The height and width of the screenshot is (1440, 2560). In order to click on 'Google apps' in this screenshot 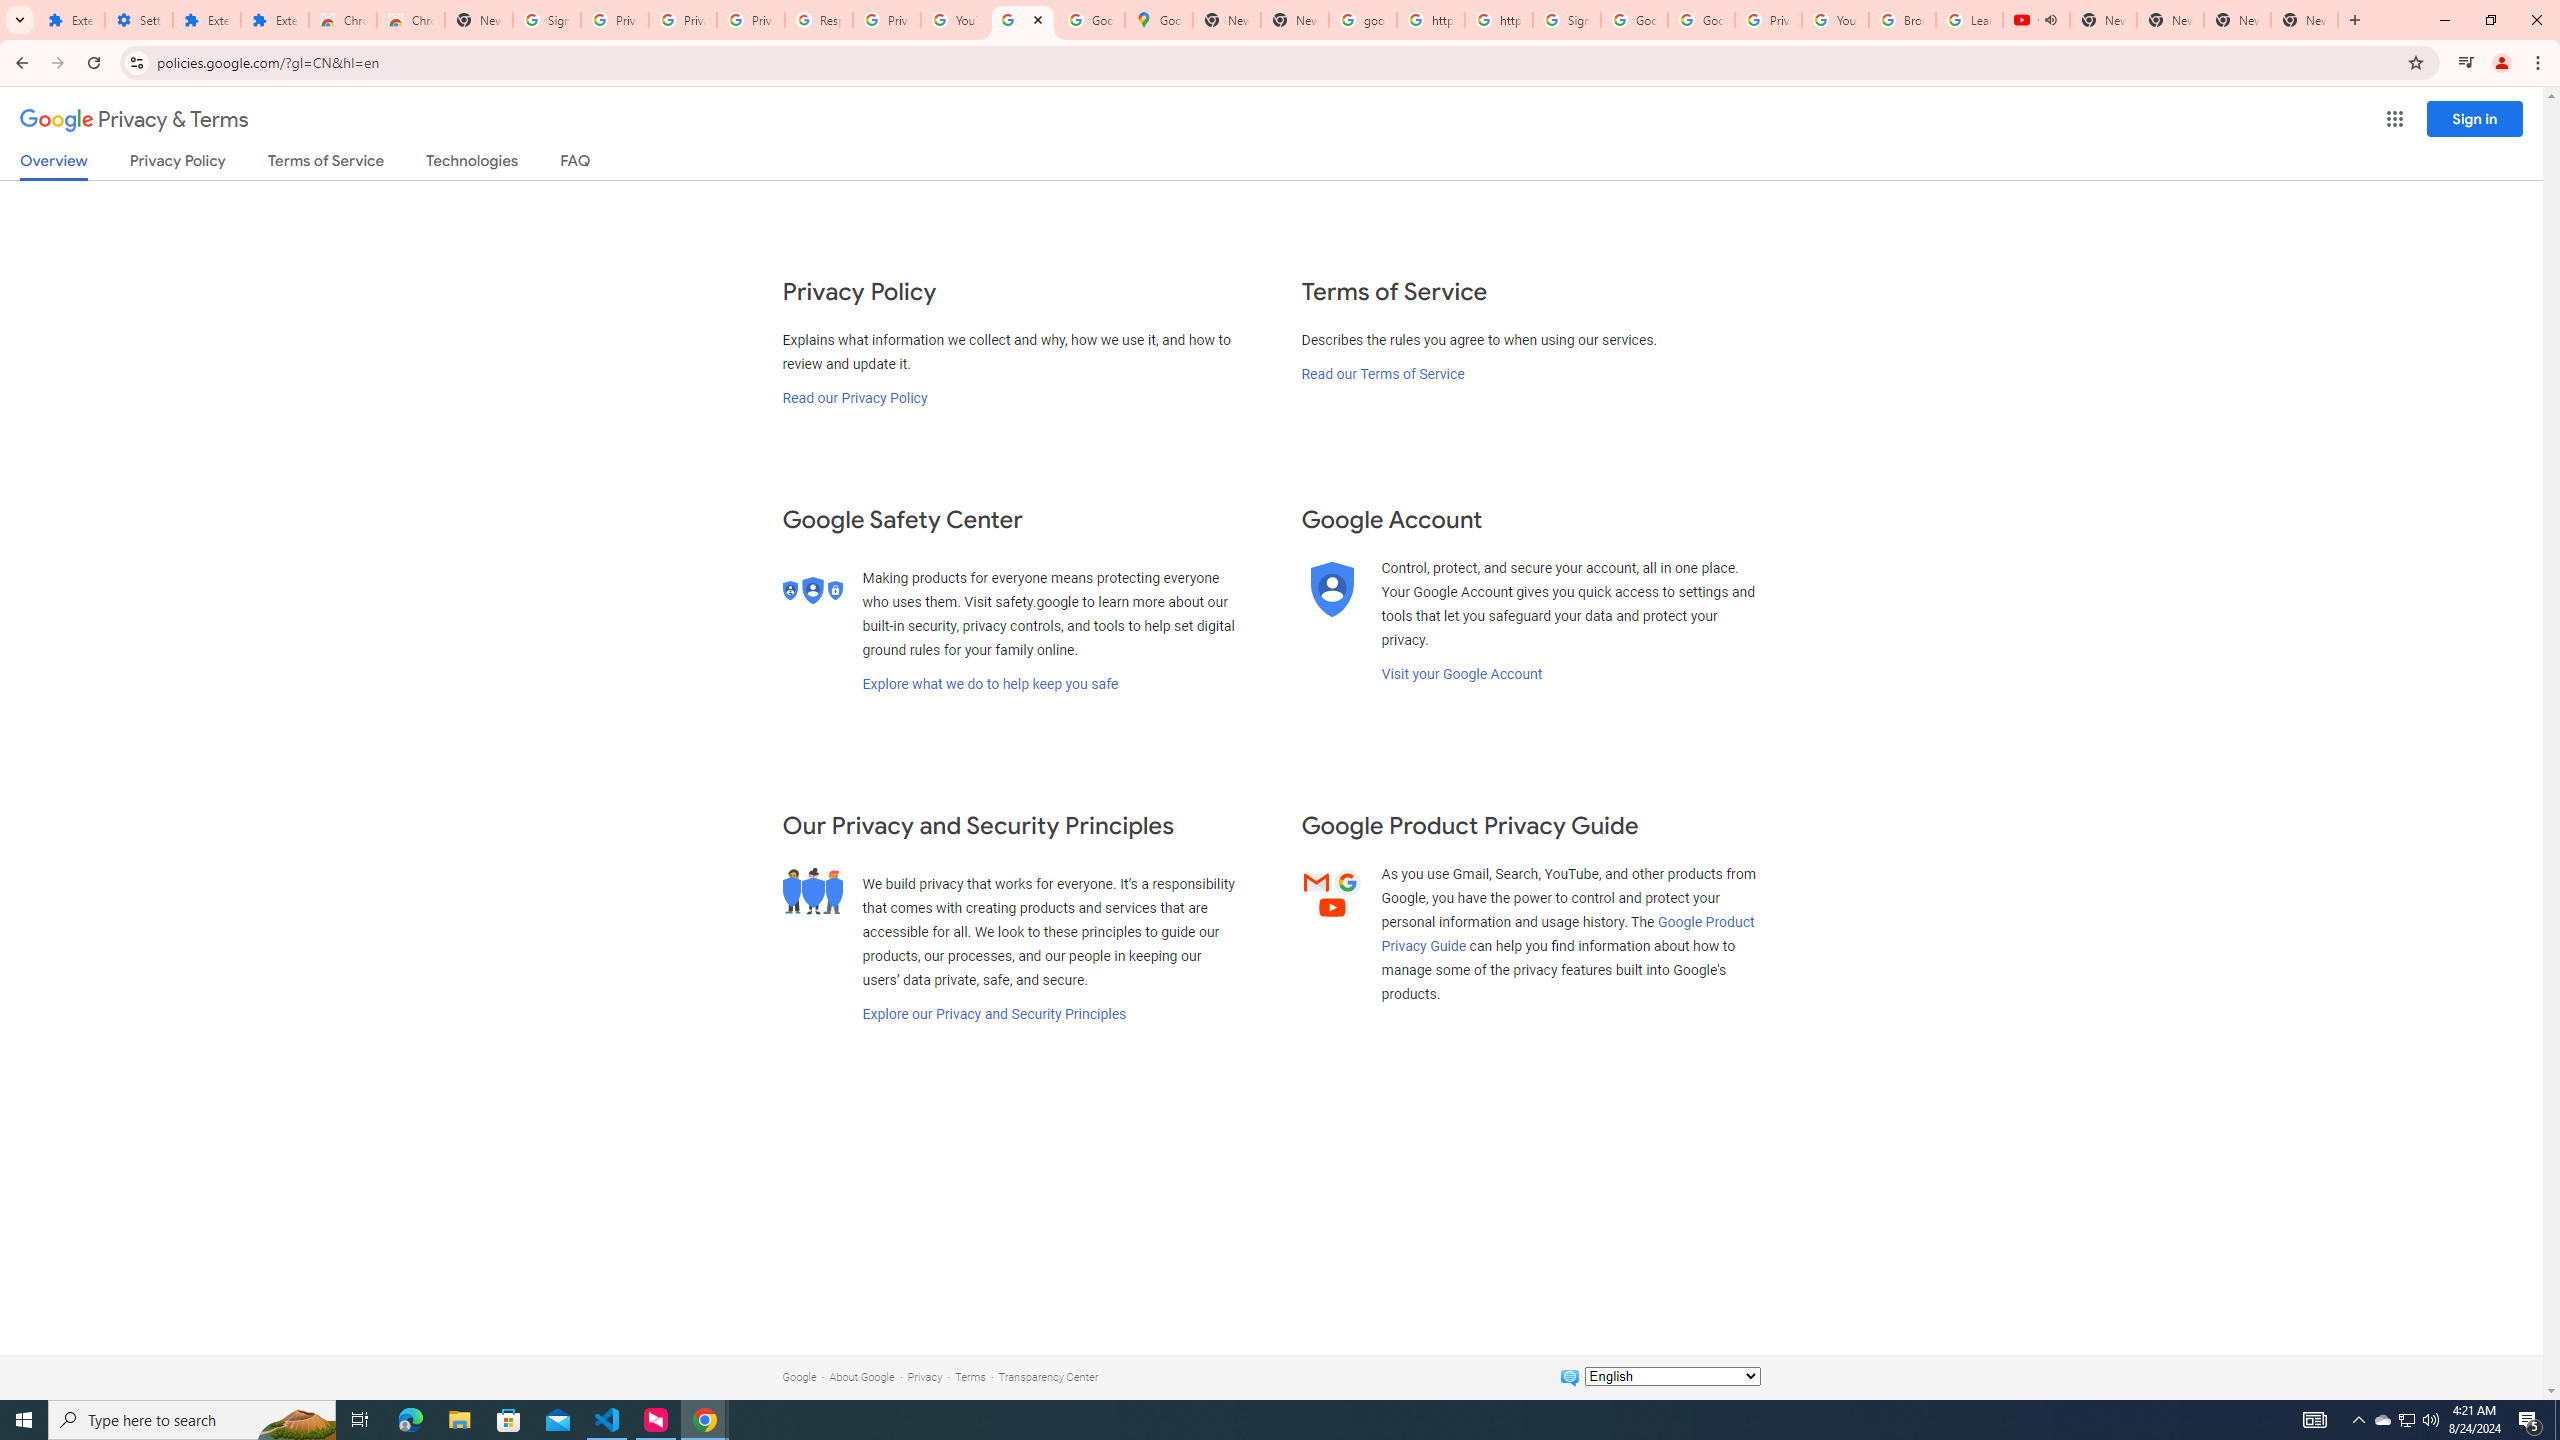, I will do `click(2393, 118)`.